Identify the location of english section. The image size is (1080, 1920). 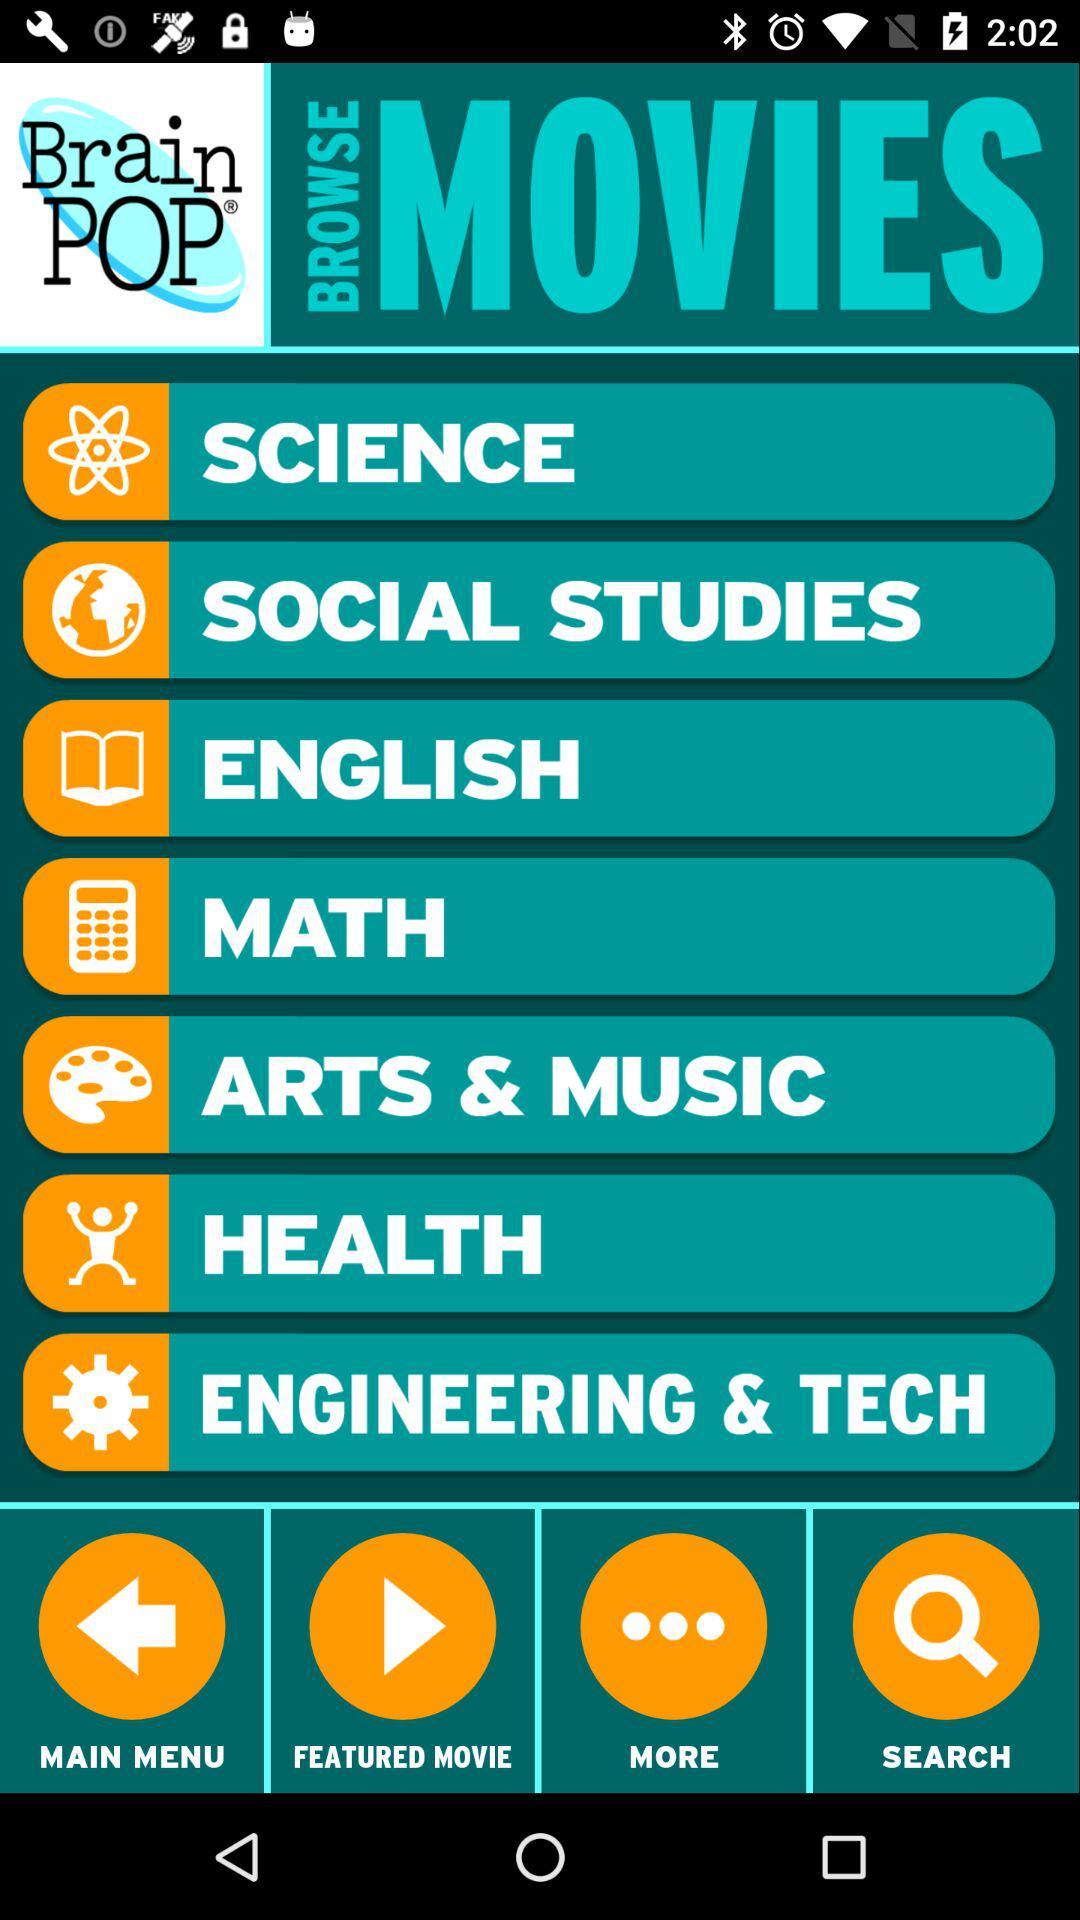
(538, 770).